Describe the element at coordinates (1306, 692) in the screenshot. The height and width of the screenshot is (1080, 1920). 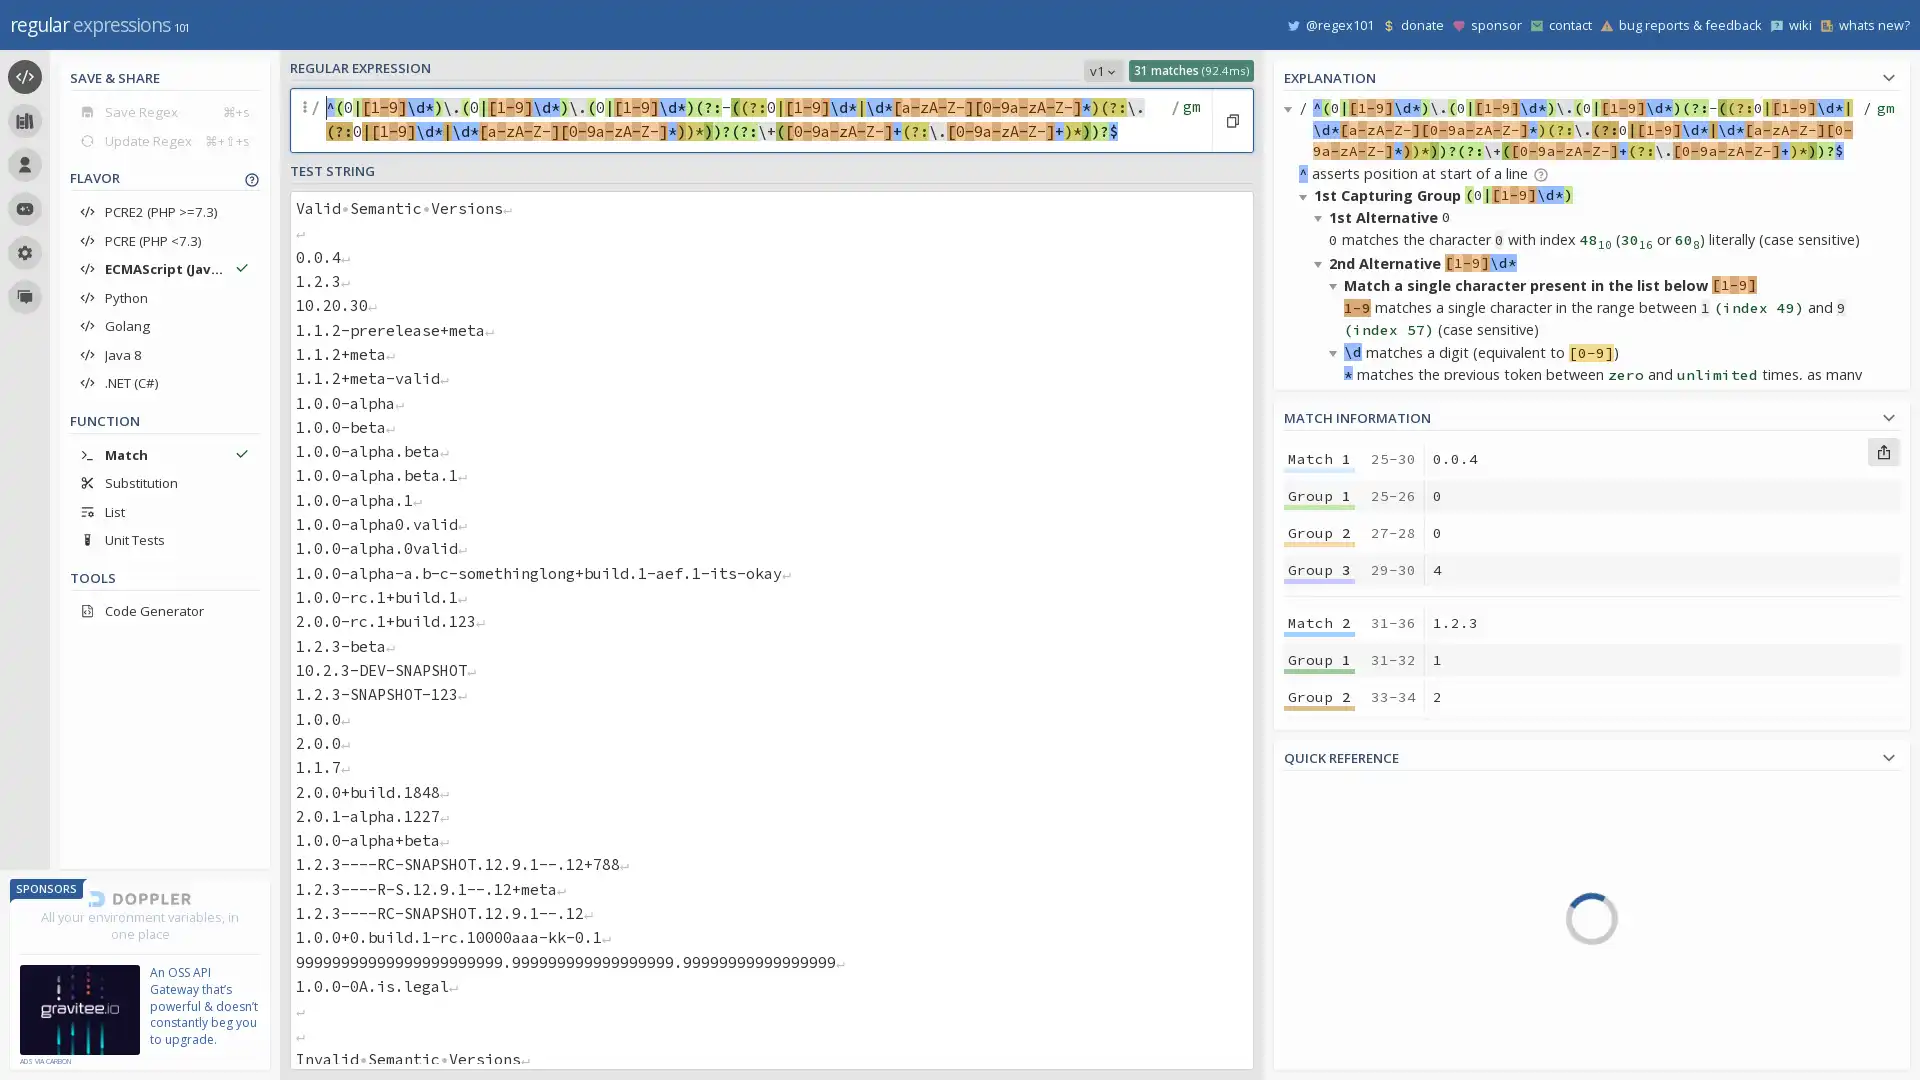
I see `Collapse Subtree` at that location.